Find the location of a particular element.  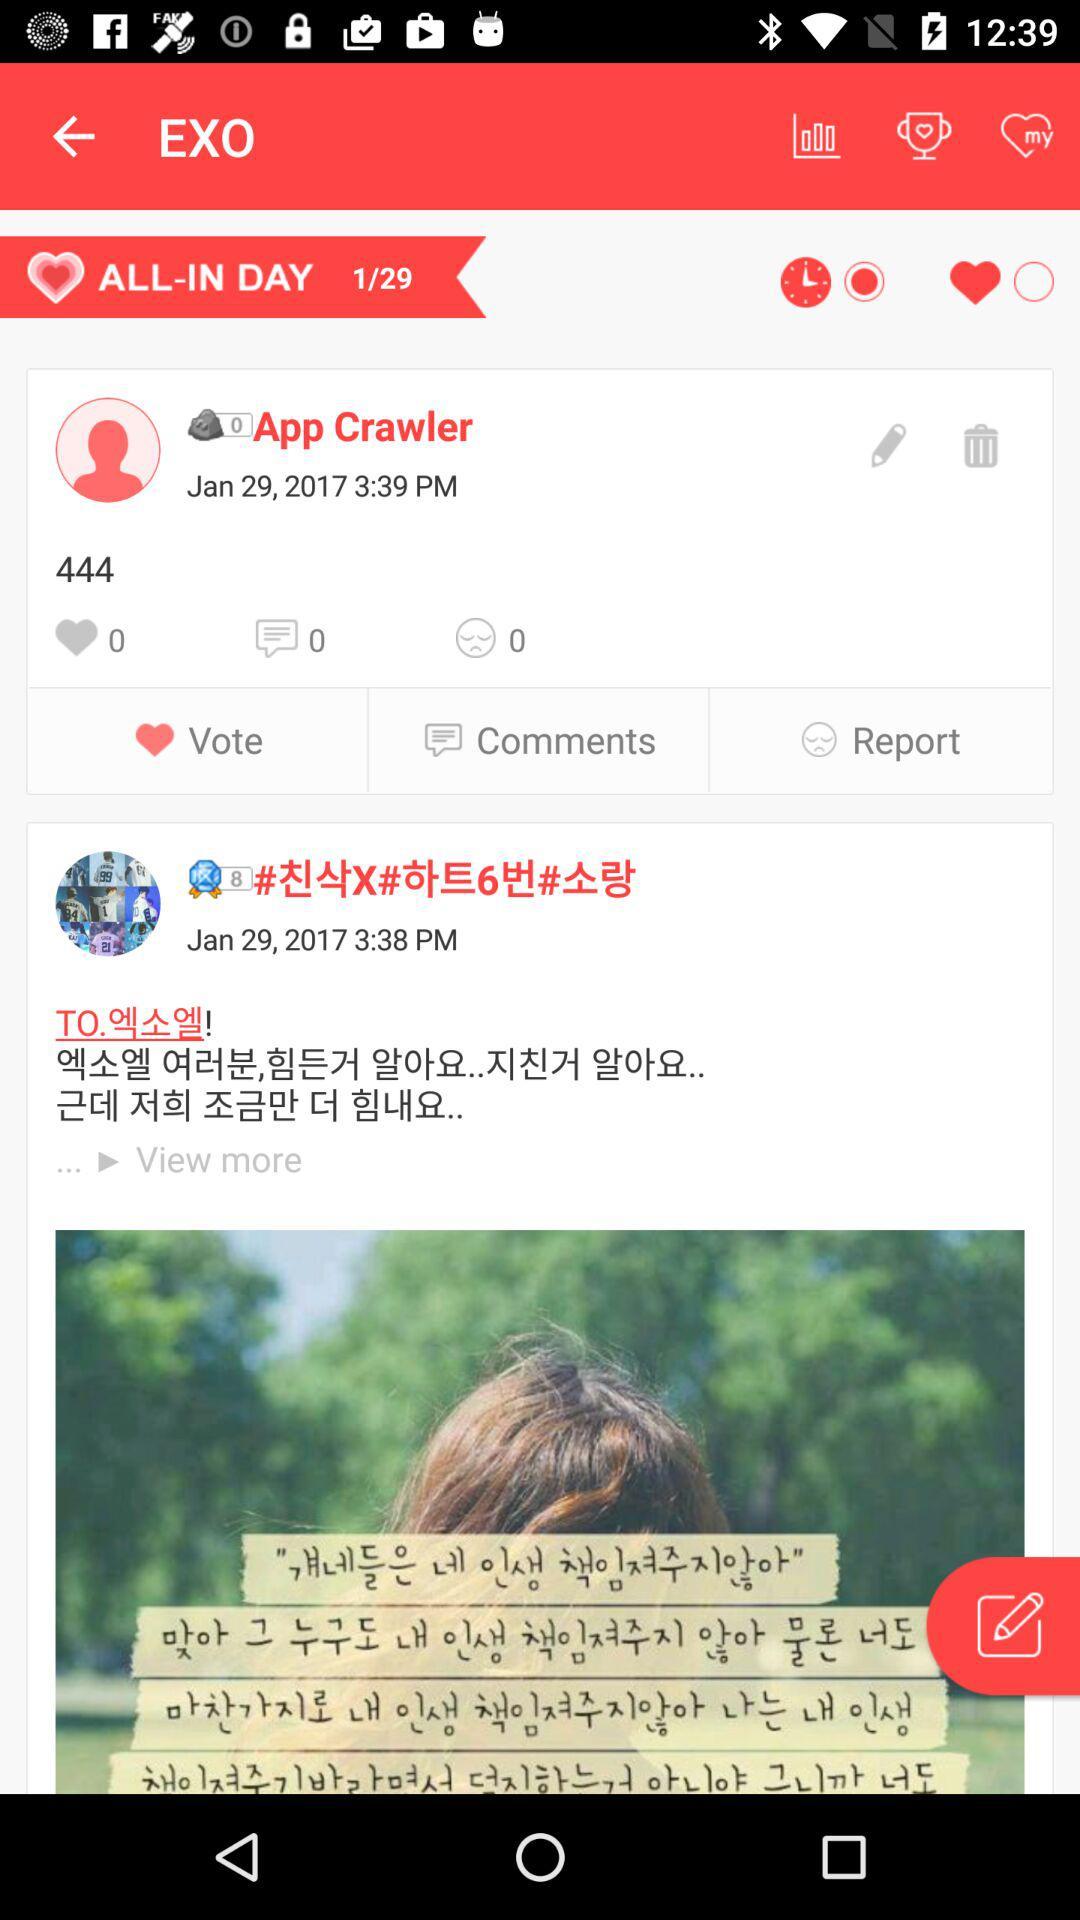

react with emoji is located at coordinates (482, 636).